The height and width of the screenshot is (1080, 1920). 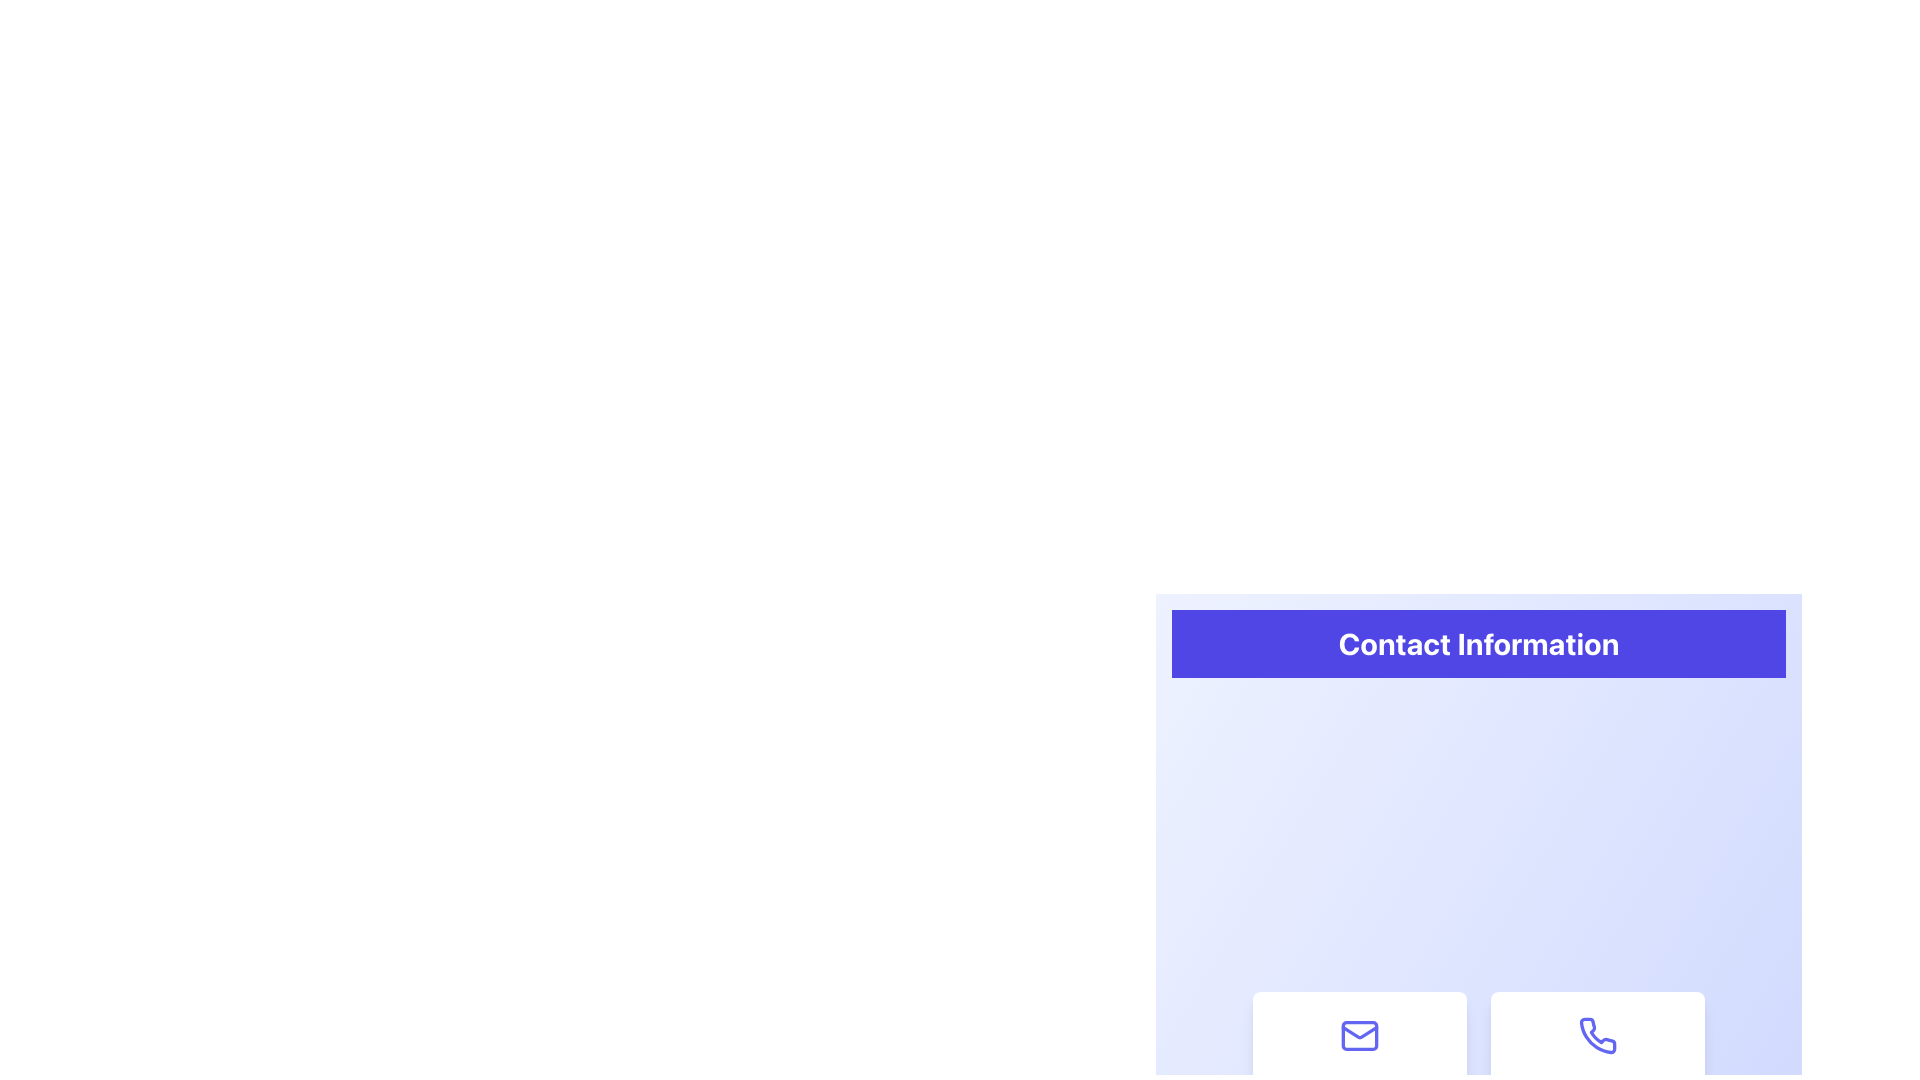 I want to click on the phone-related icon in the 'Contact Information' section, so click(x=1597, y=1035).